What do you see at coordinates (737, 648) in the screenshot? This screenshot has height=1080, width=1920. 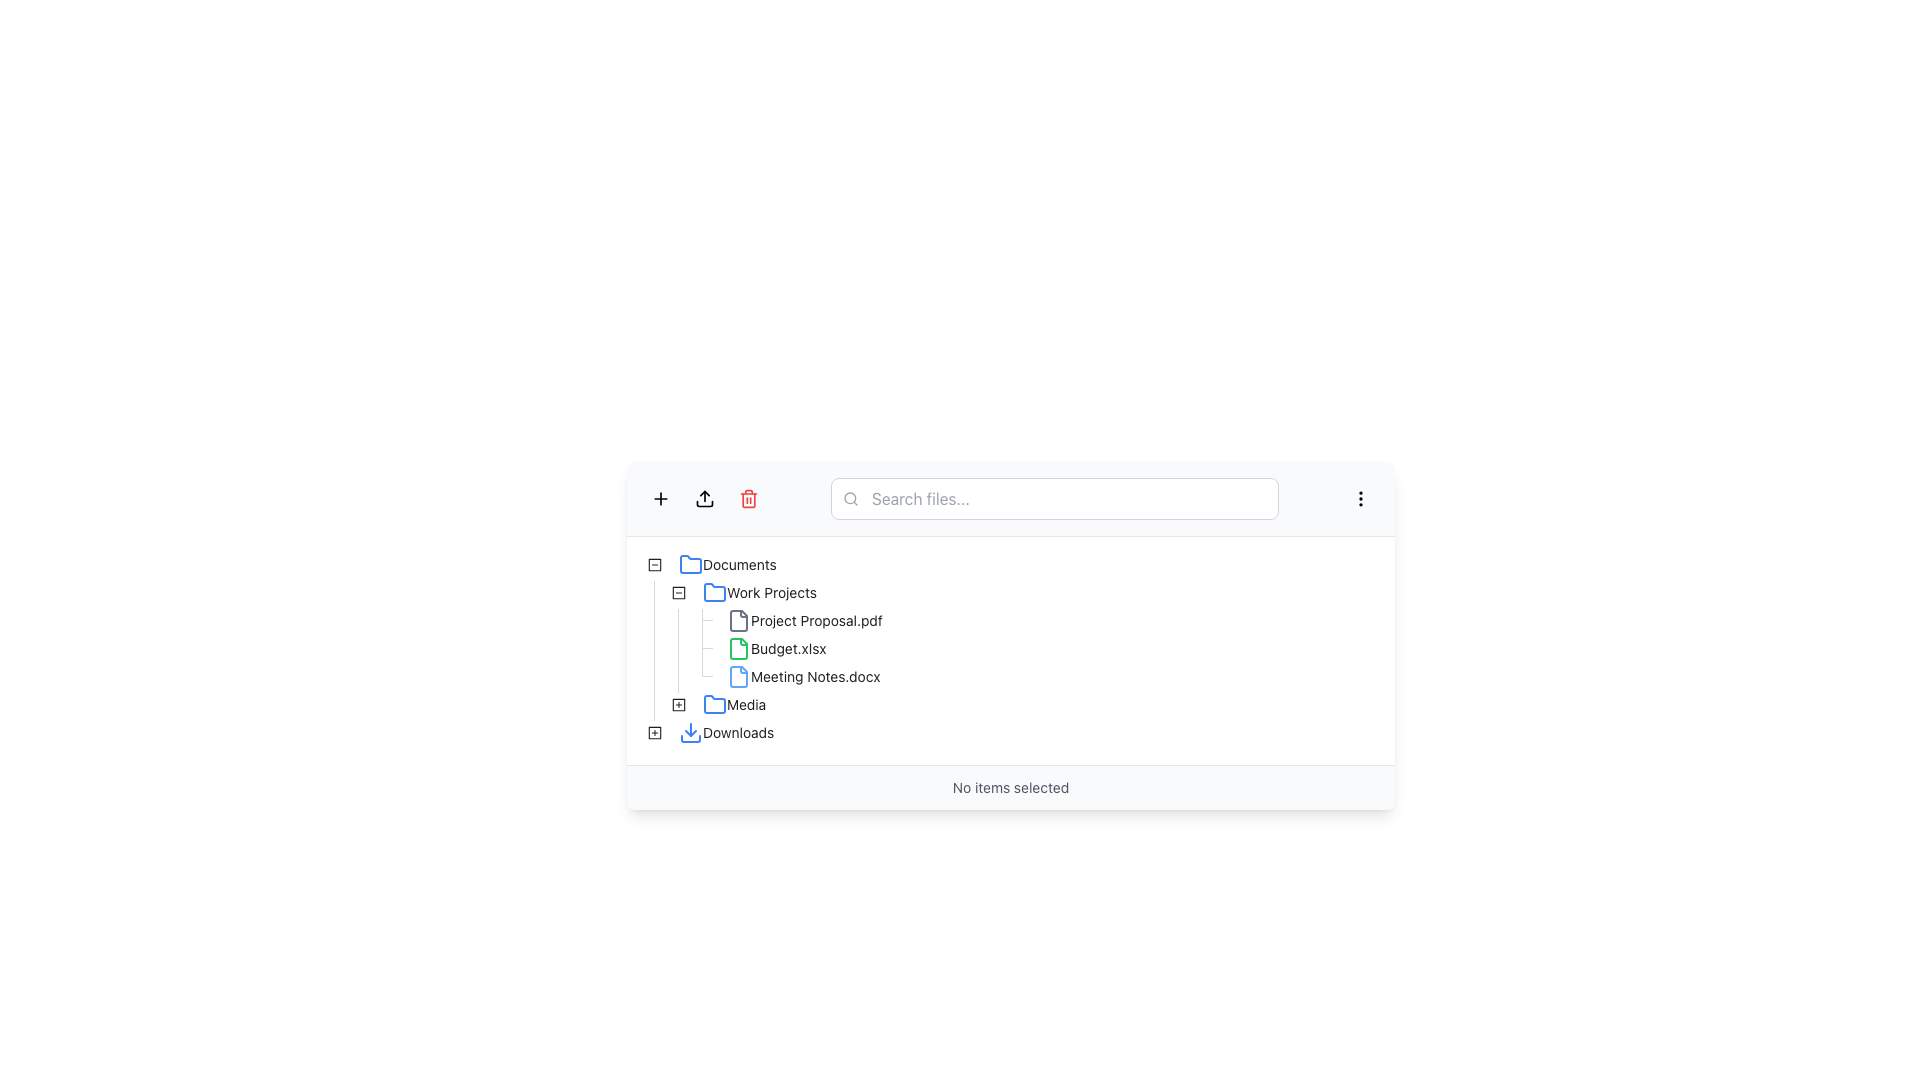 I see `the Tree item with the text 'Budget.xlsx'` at bounding box center [737, 648].